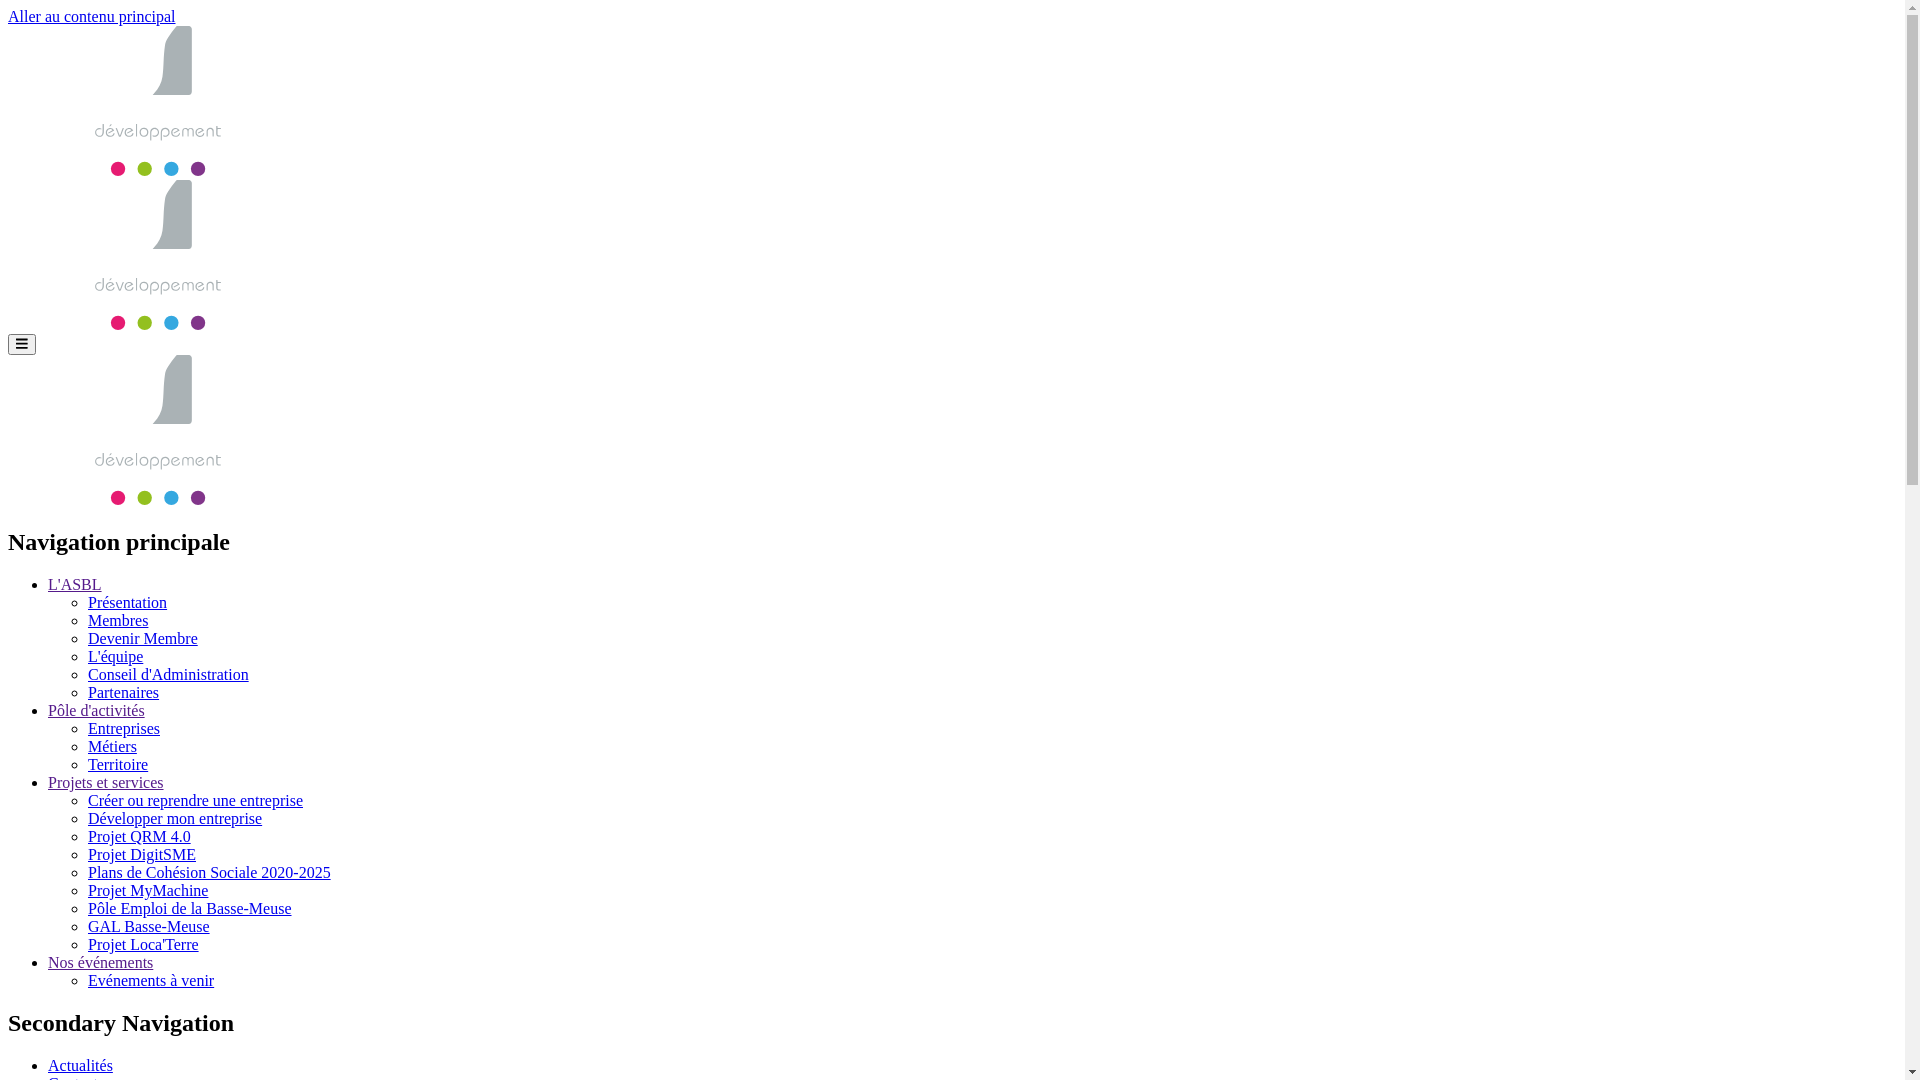 The height and width of the screenshot is (1080, 1920). Describe the element at coordinates (86, 728) in the screenshot. I see `'Entreprises'` at that location.